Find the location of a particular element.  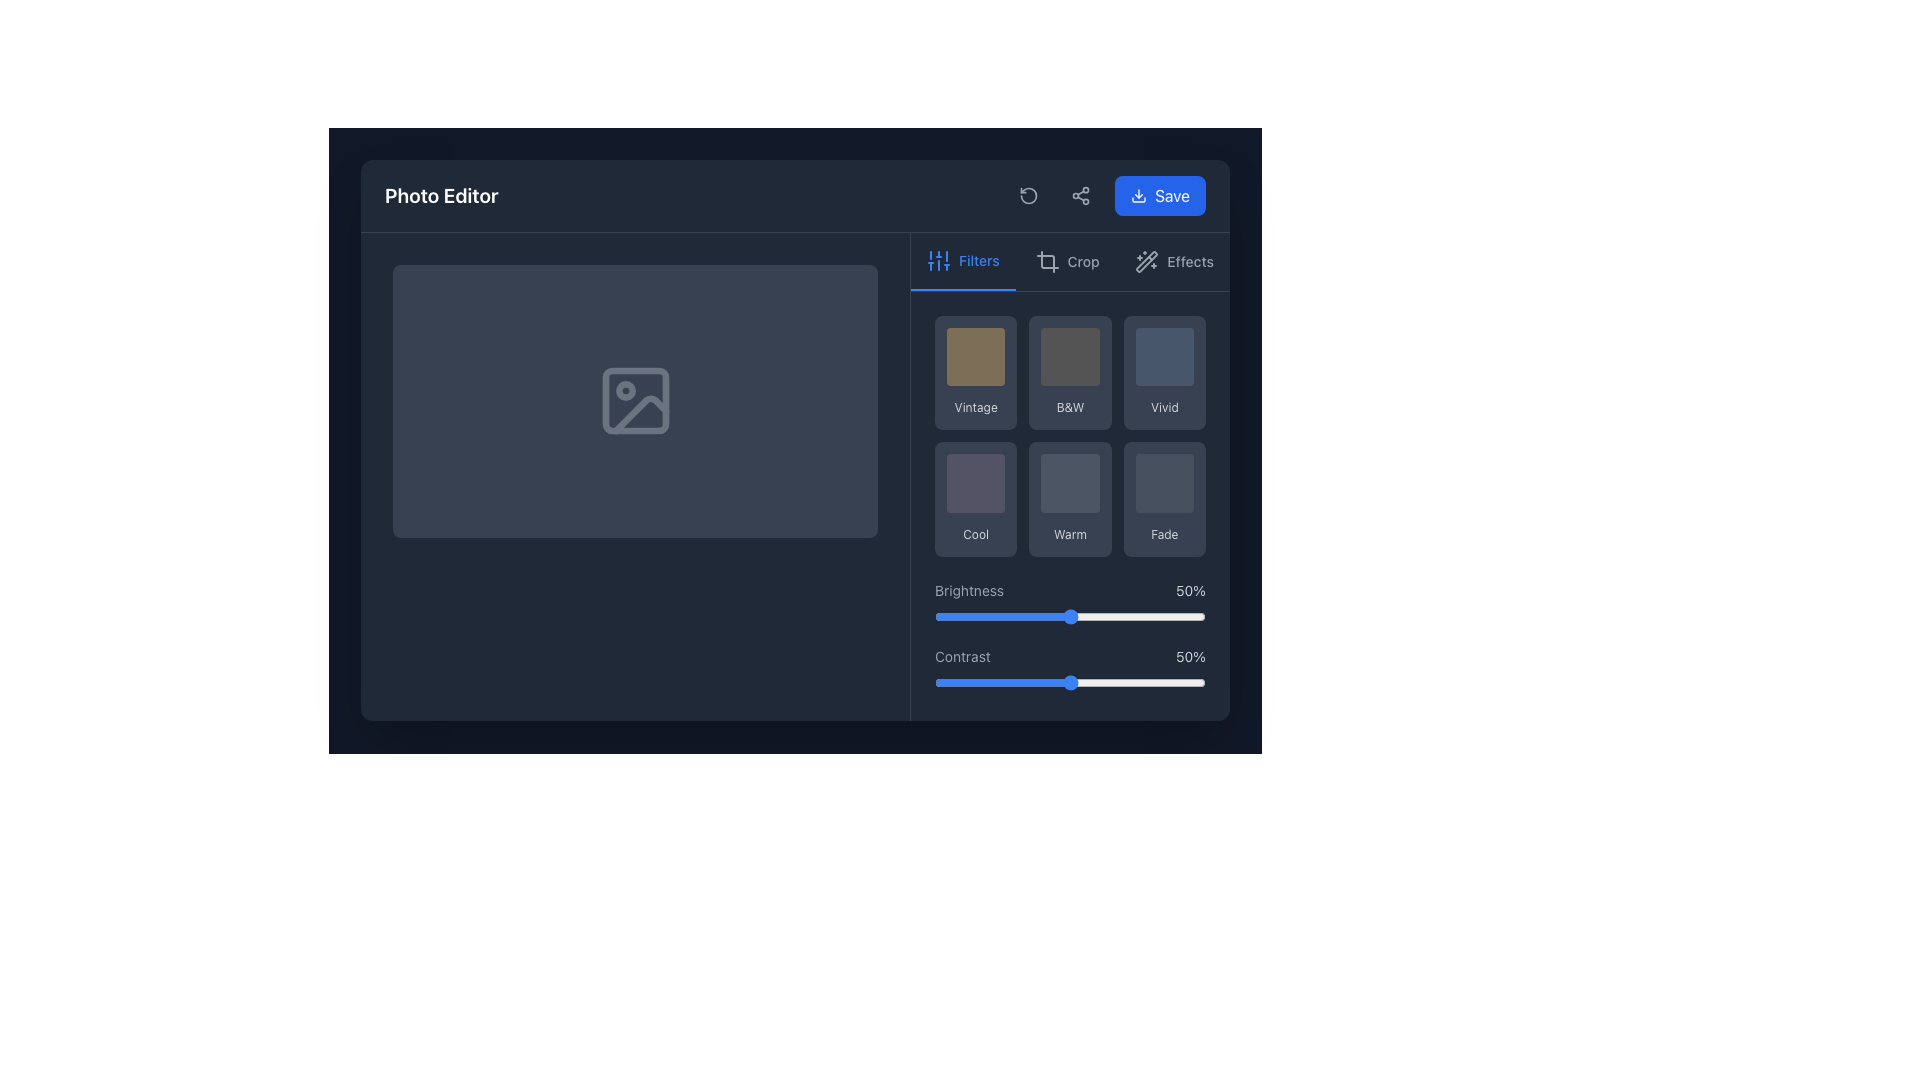

the 'Warm' filter button located in the bottom center area of the interface, which is part of a grid layout for image editing enhancements is located at coordinates (1069, 483).